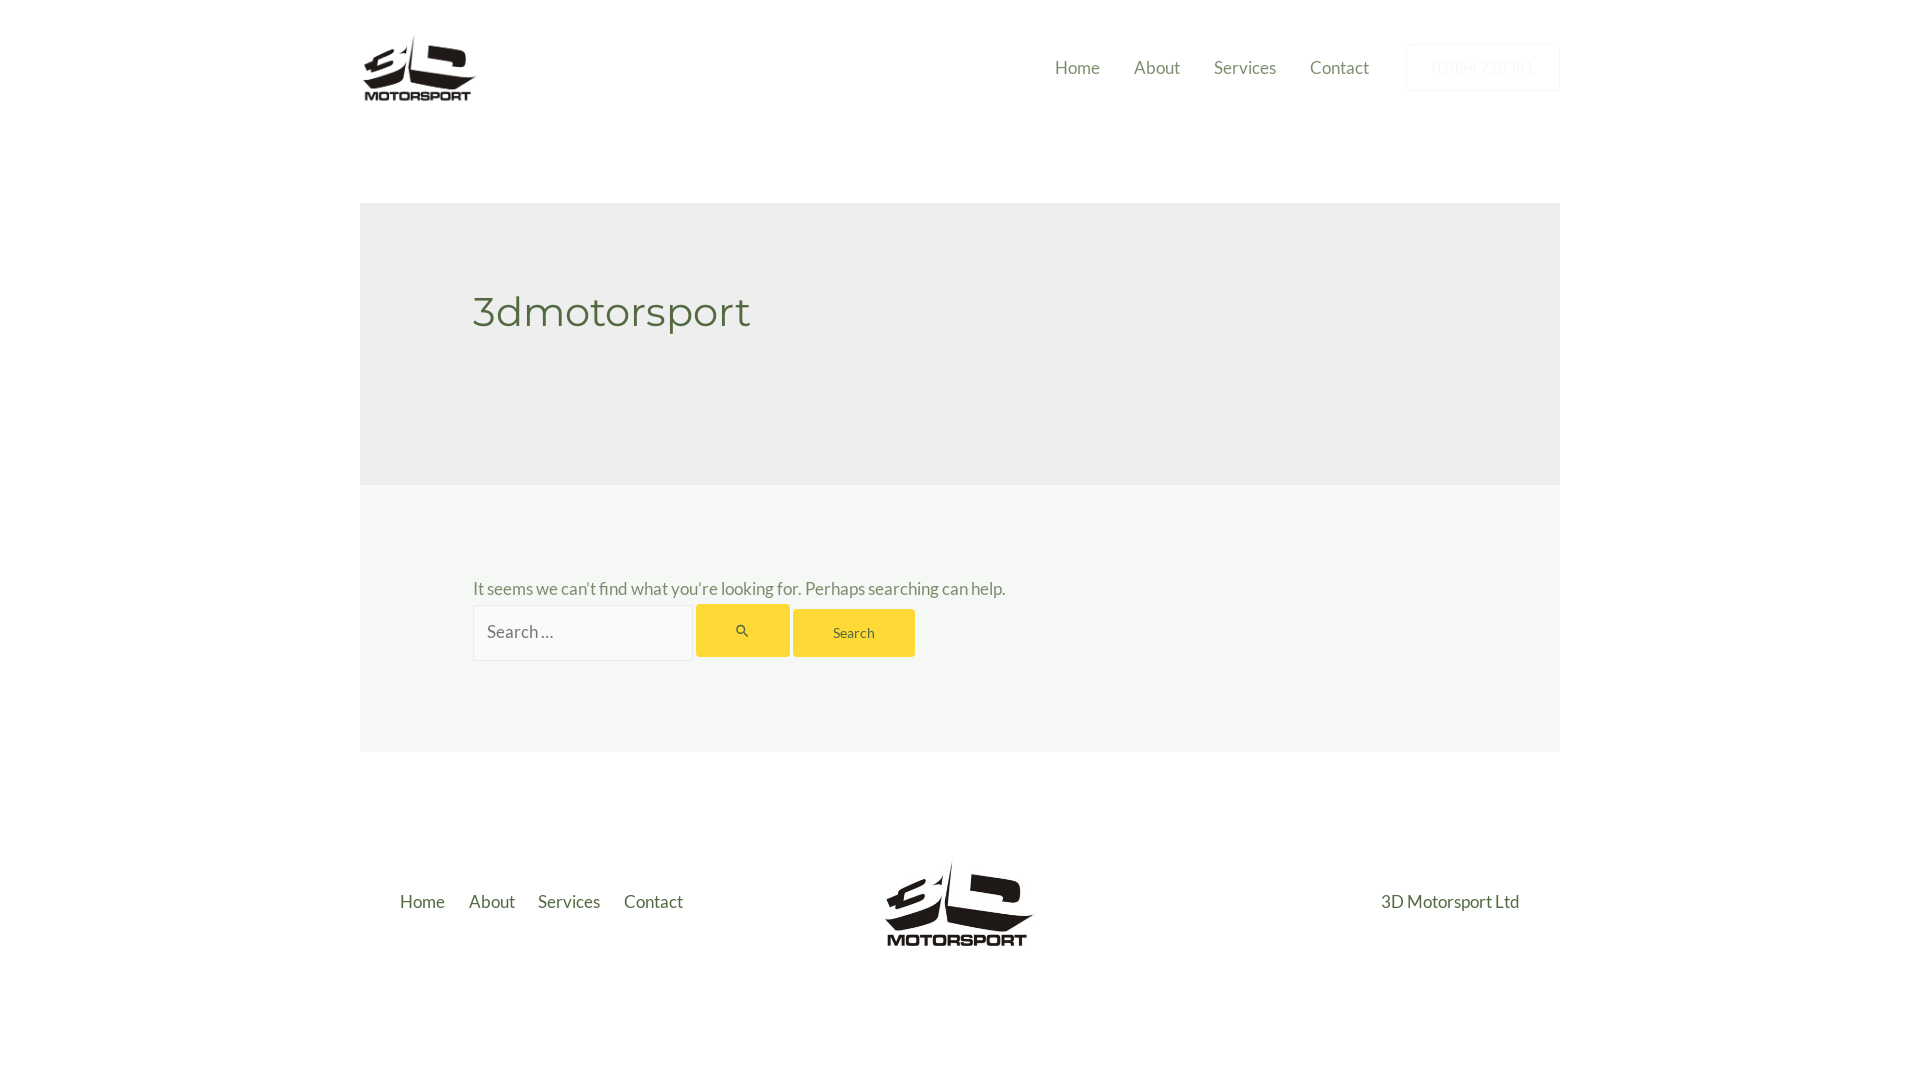 This screenshot has height=1080, width=1920. What do you see at coordinates (494, 902) in the screenshot?
I see `'About'` at bounding box center [494, 902].